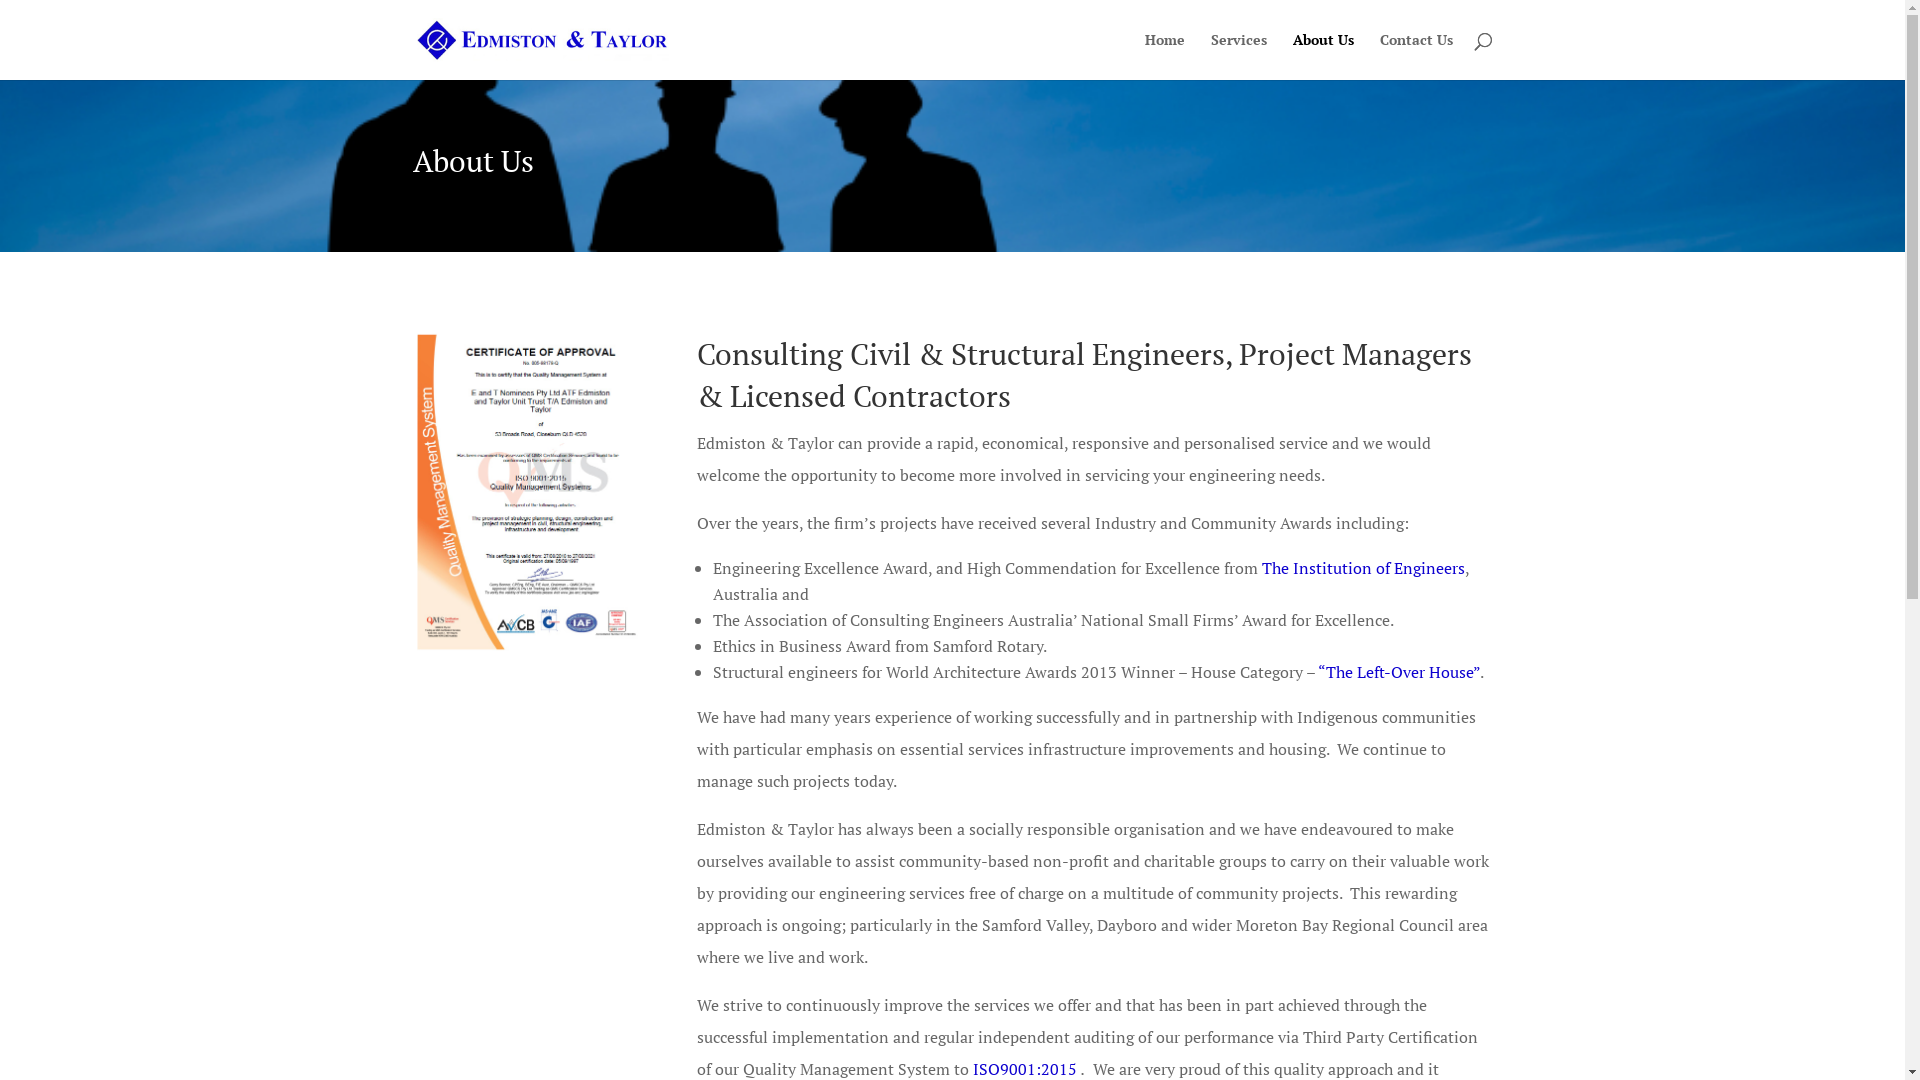  What do you see at coordinates (1237, 55) in the screenshot?
I see `'Services'` at bounding box center [1237, 55].